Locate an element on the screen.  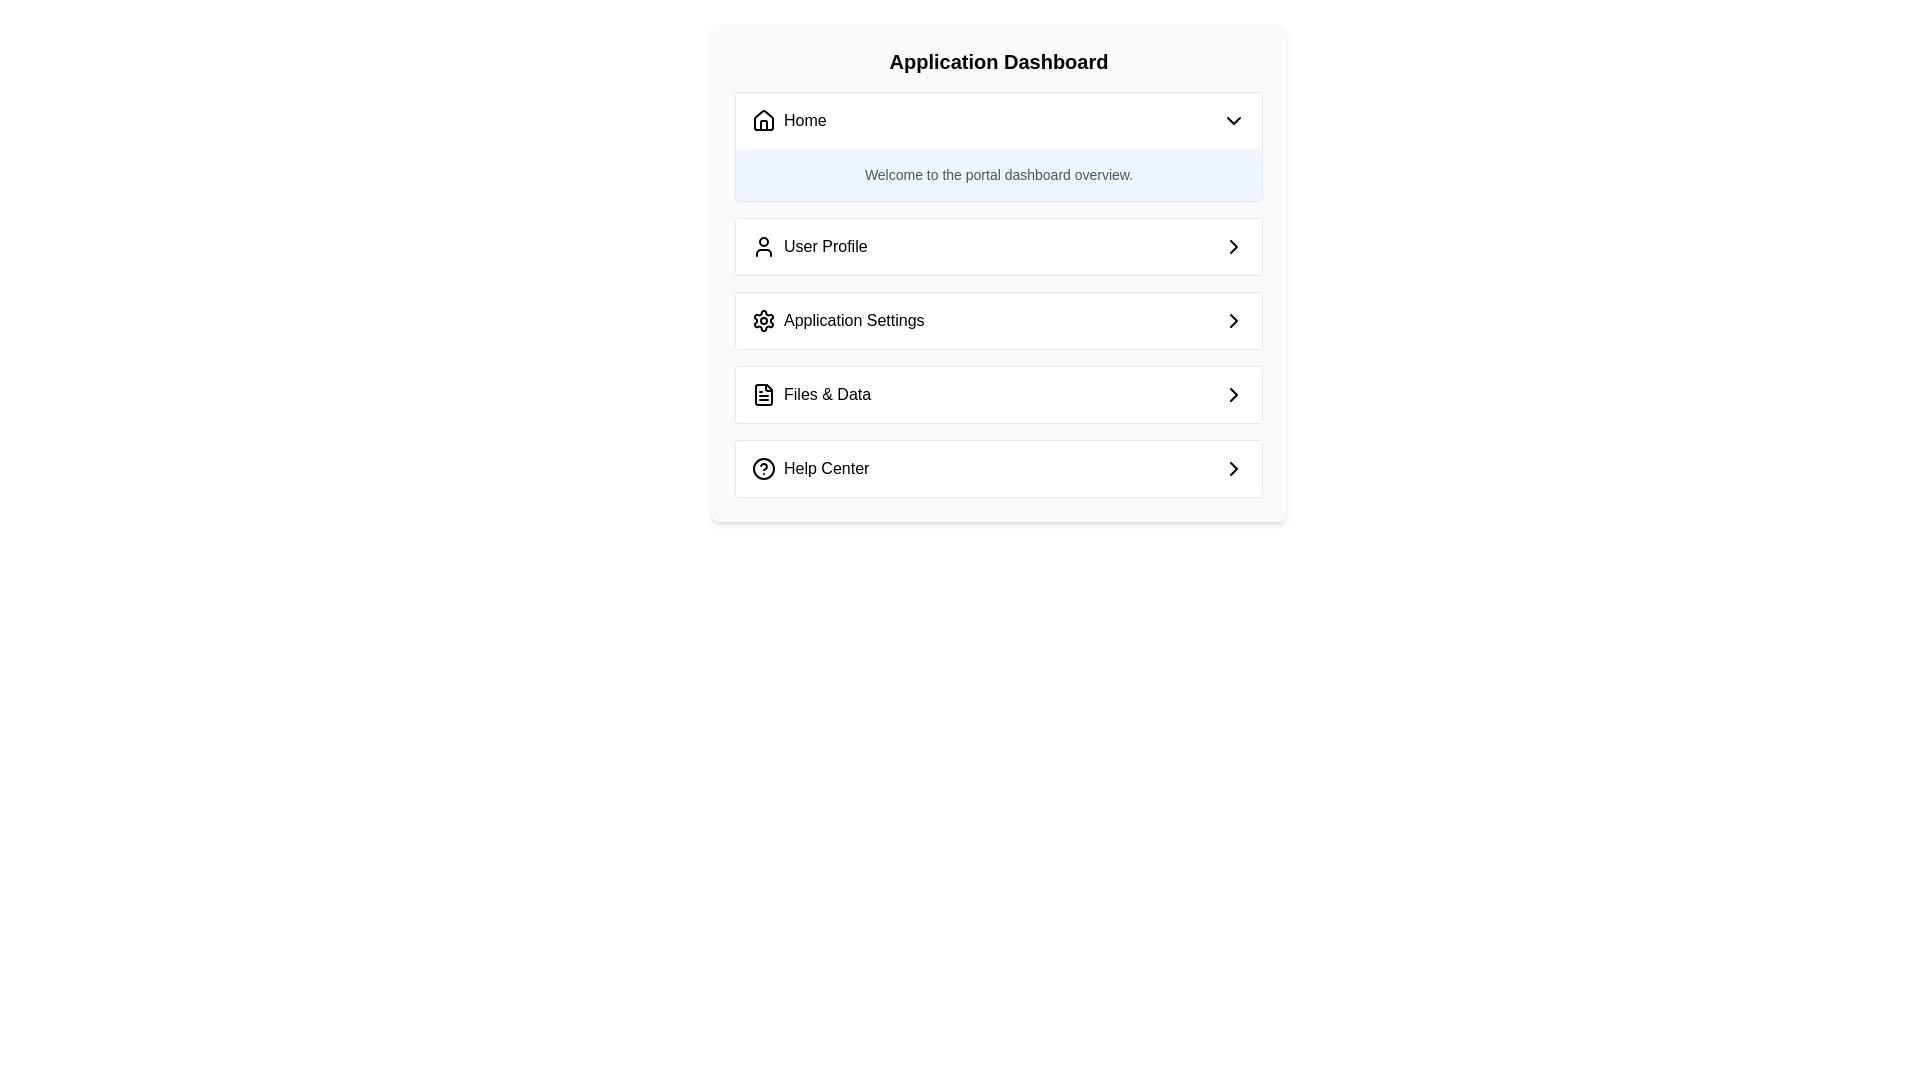
the third button in the vertical list of options on the 'Application Dashboard' is located at coordinates (998, 319).